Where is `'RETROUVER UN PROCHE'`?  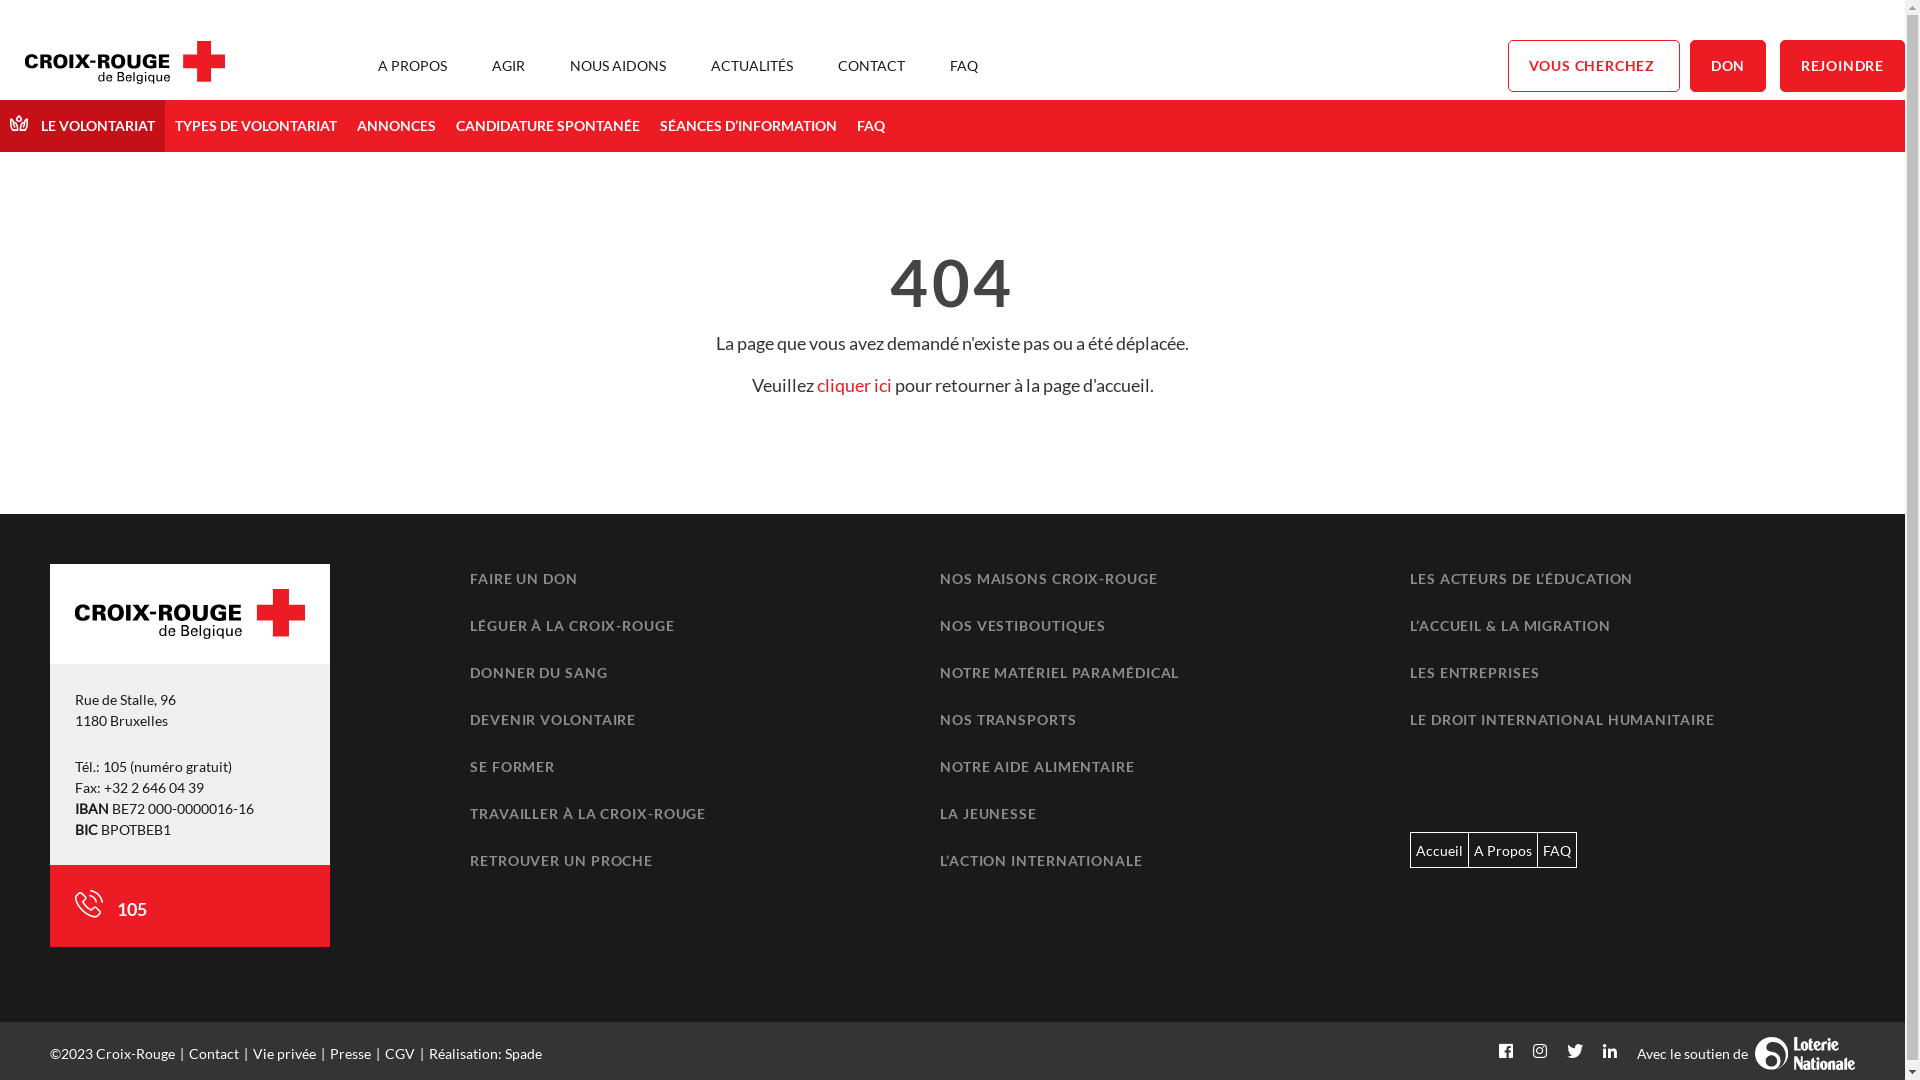 'RETROUVER UN PROCHE' is located at coordinates (560, 859).